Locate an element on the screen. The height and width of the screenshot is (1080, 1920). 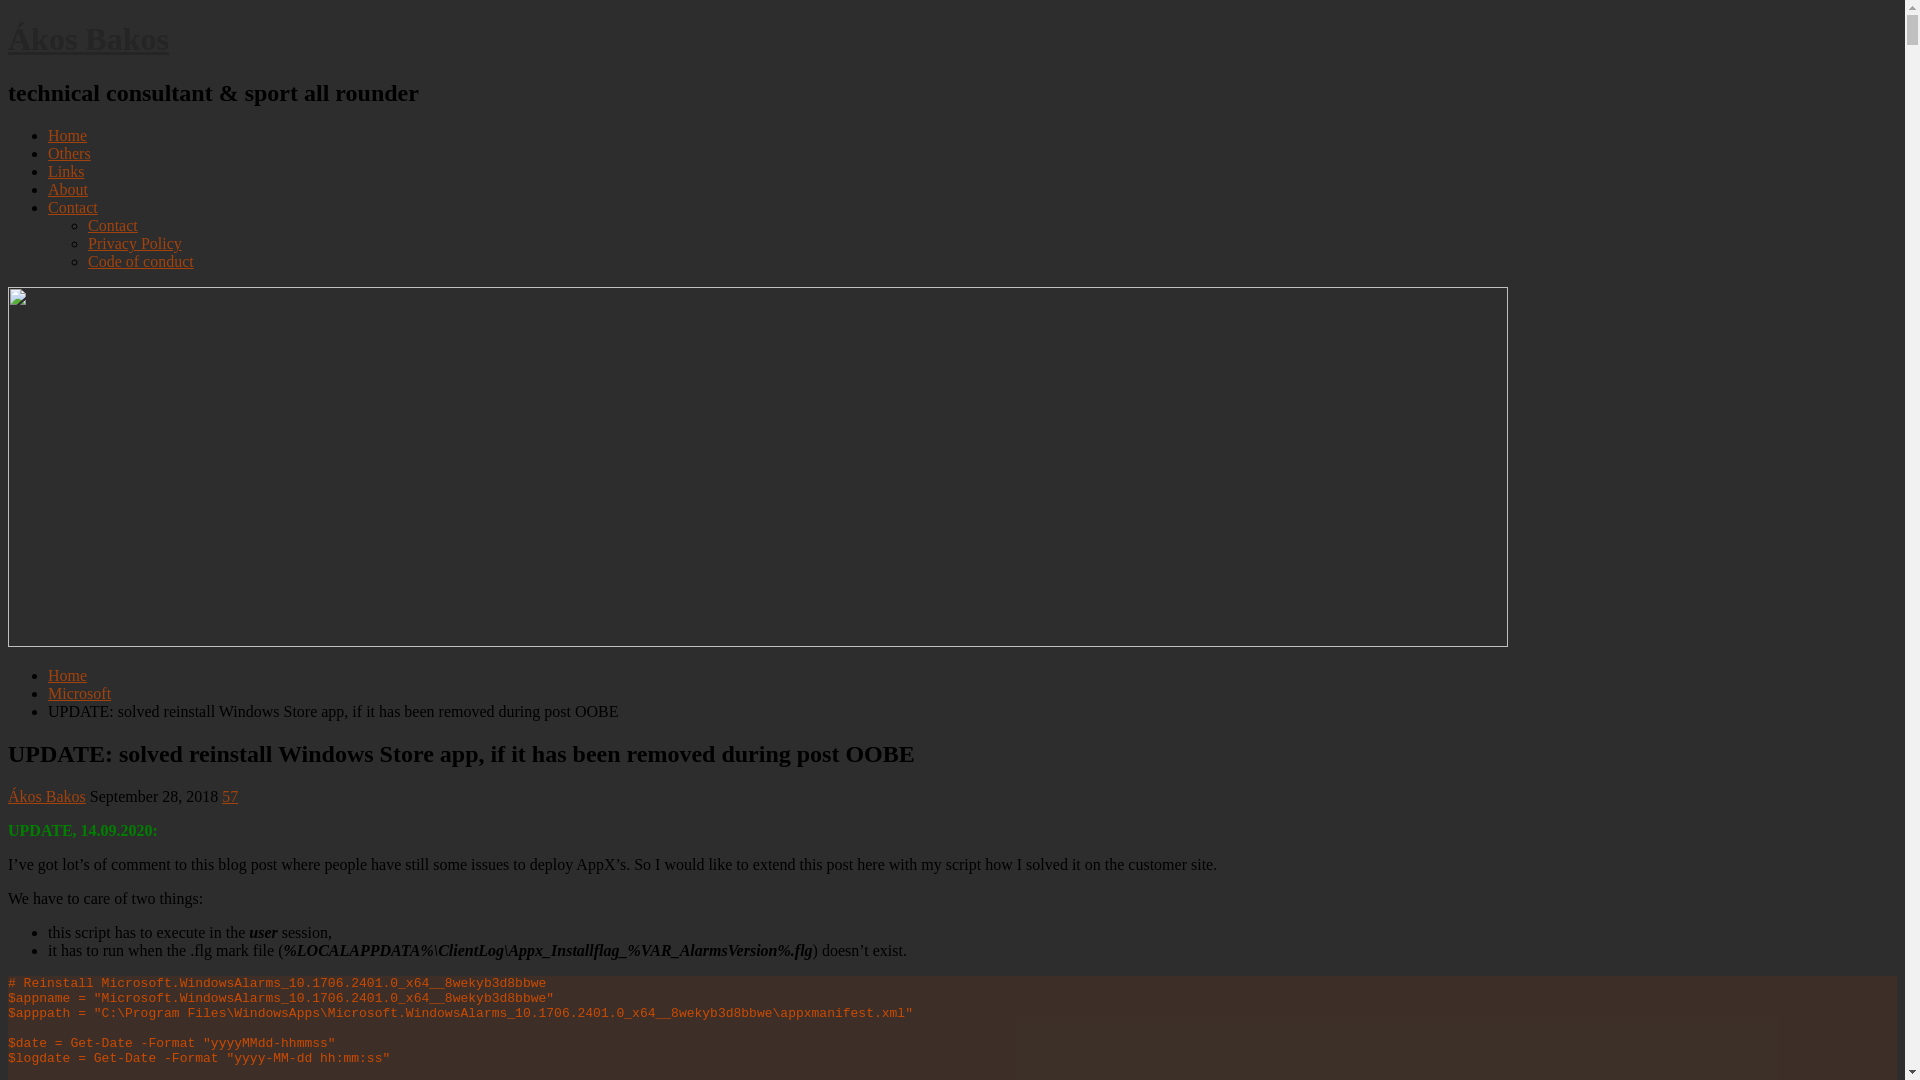
'Contact' is located at coordinates (72, 207).